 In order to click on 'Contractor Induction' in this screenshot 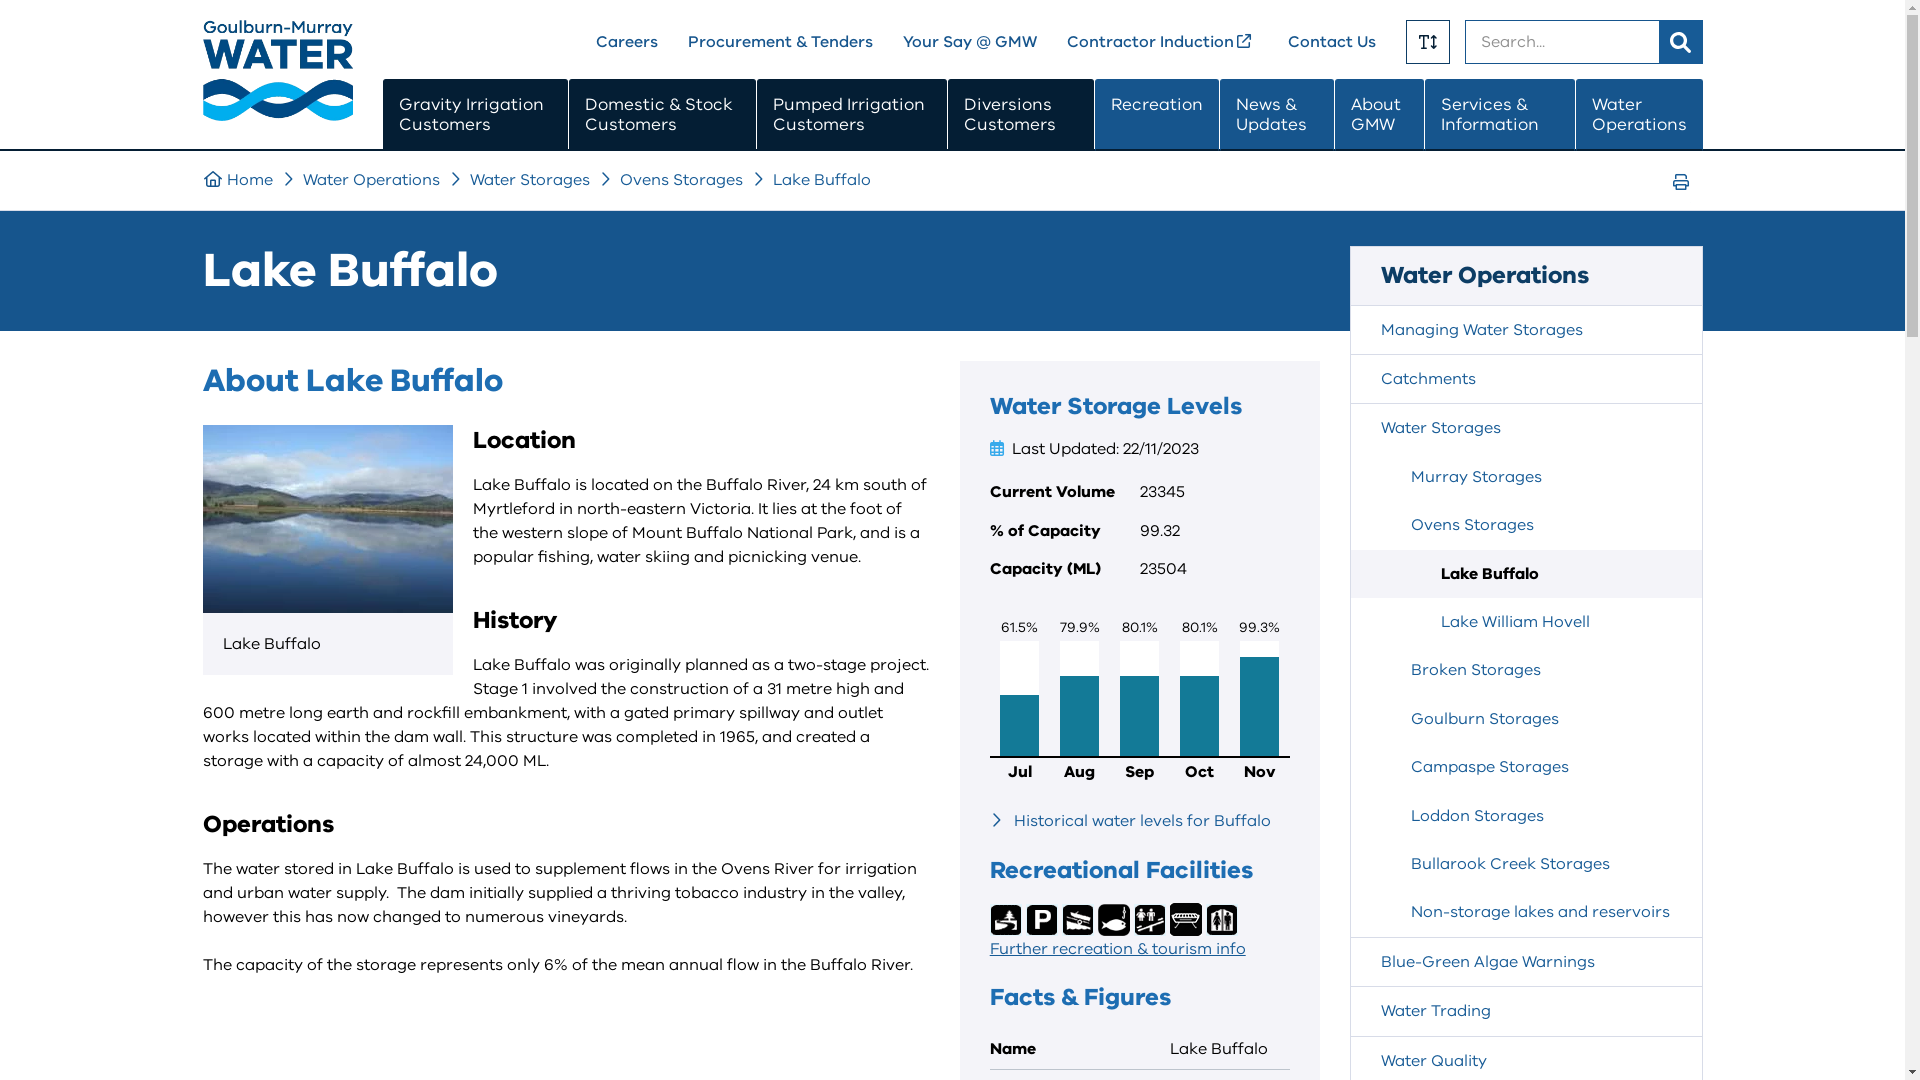, I will do `click(1161, 42)`.